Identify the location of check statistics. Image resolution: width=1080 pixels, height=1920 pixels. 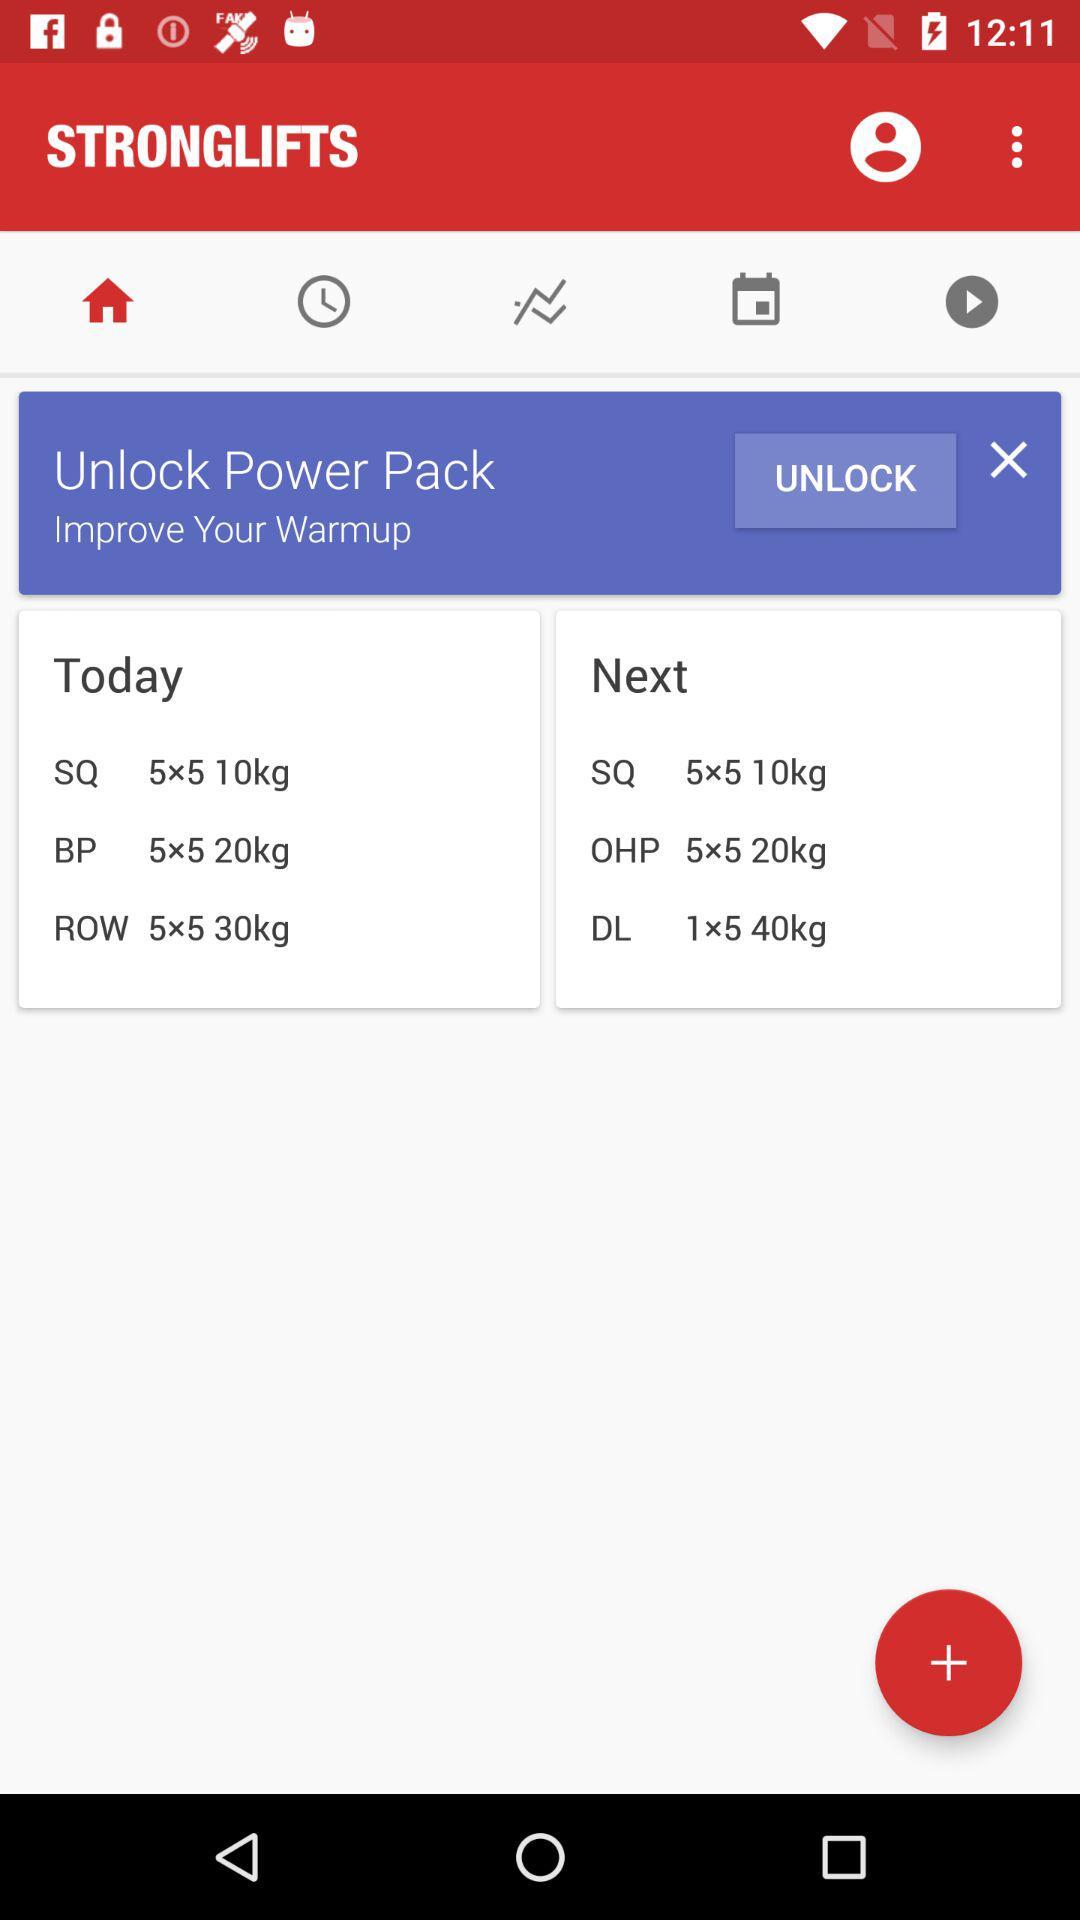
(540, 300).